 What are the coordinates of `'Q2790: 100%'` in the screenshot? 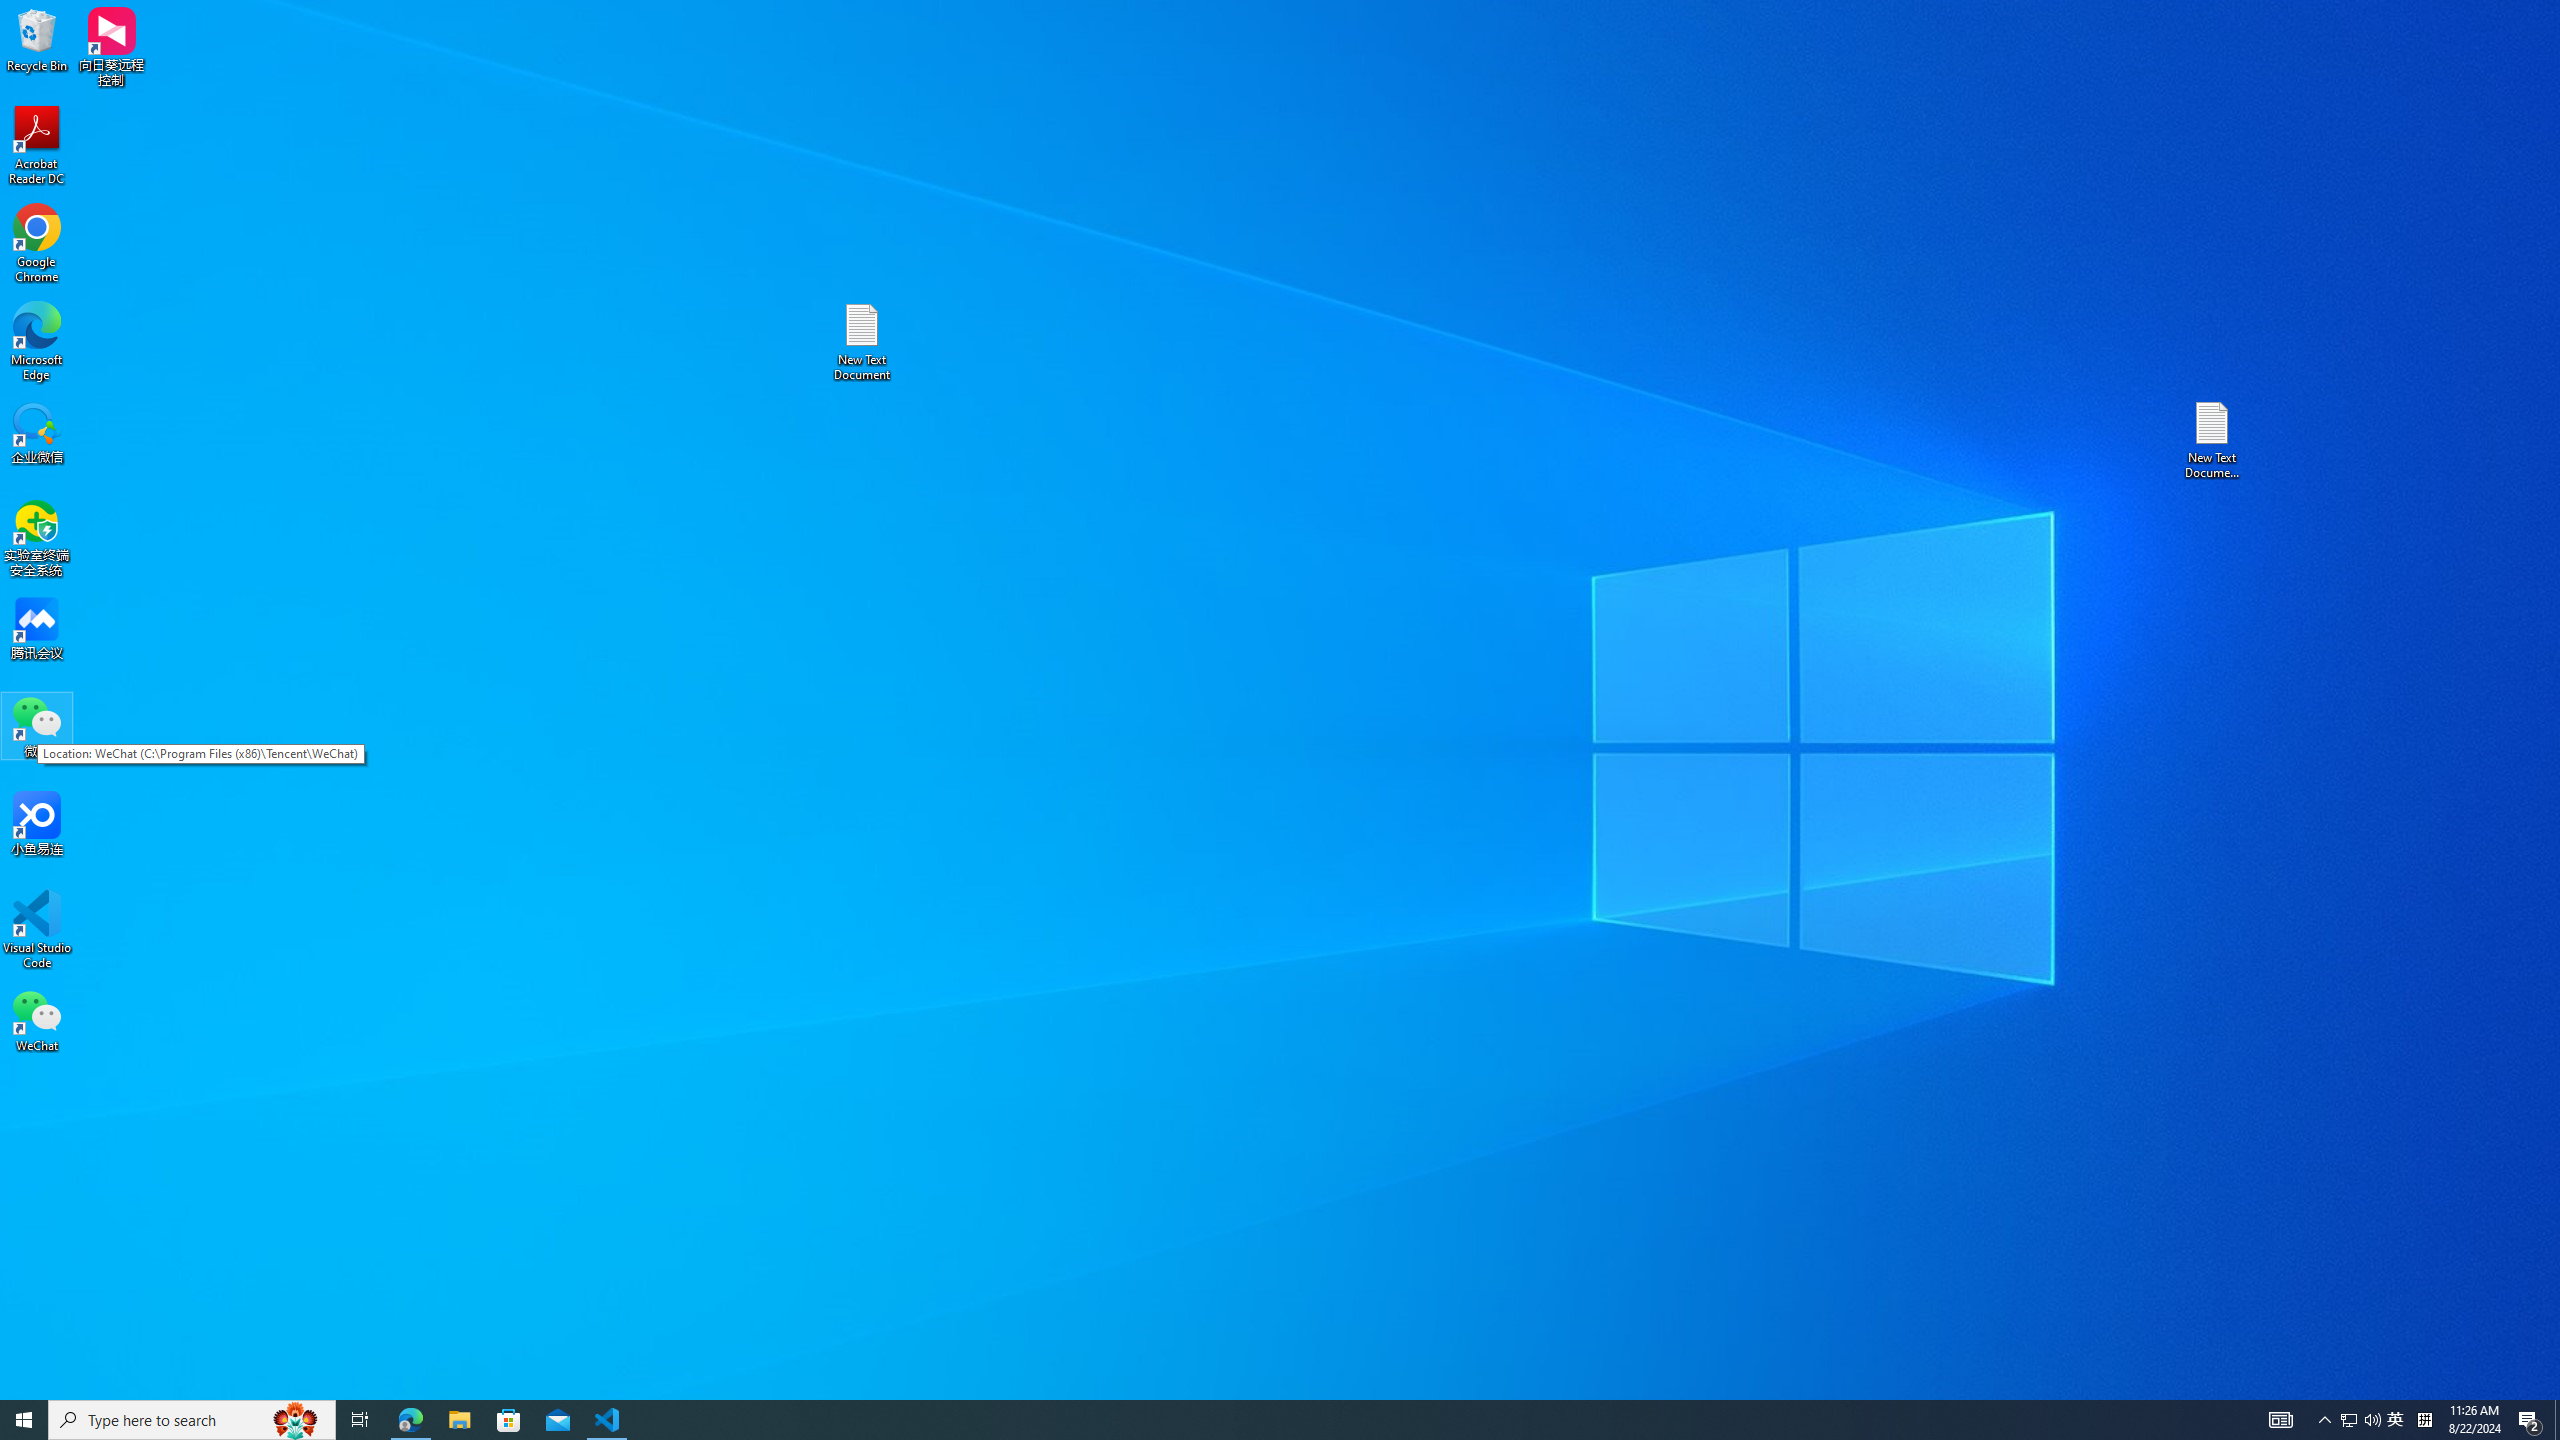 It's located at (2396, 1418).